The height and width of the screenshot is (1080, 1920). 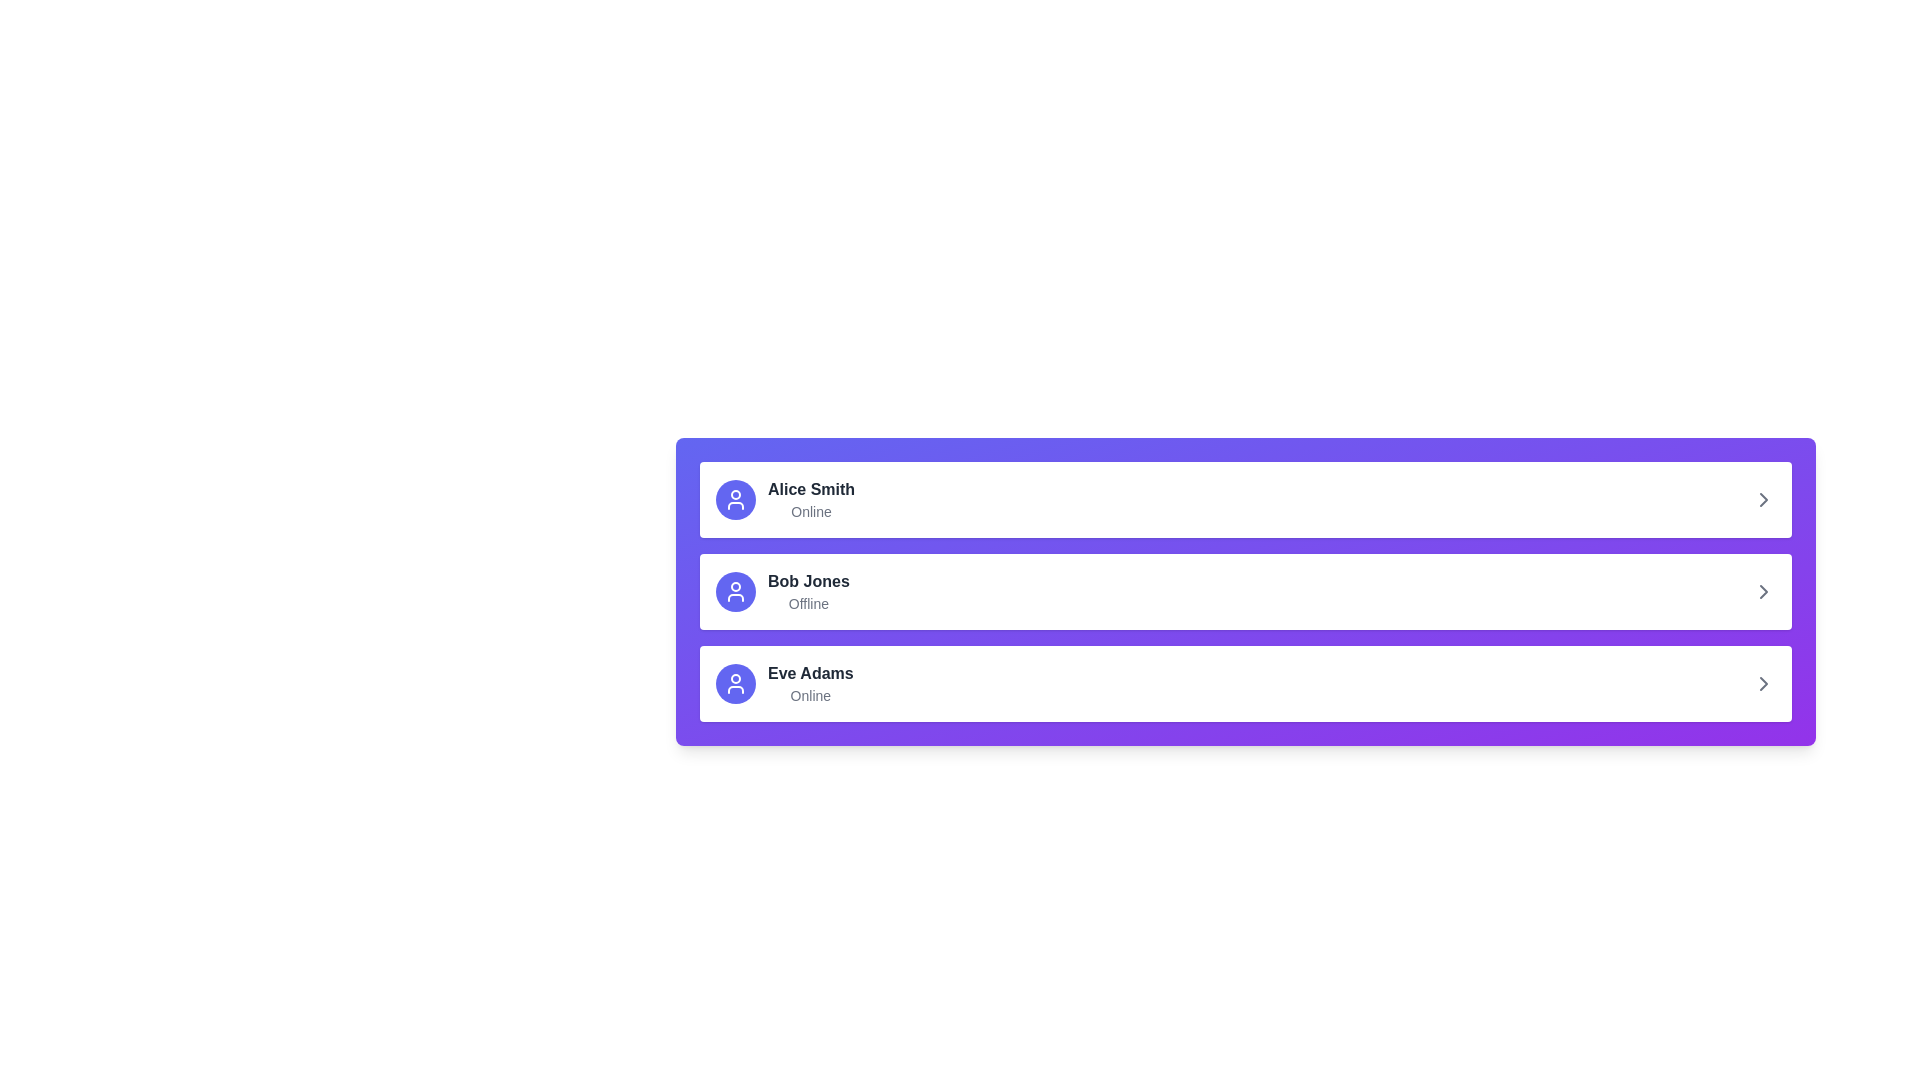 What do you see at coordinates (1763, 590) in the screenshot?
I see `the chevron arrow icon located next to the 'Bob Jones' name entry in the second list item` at bounding box center [1763, 590].